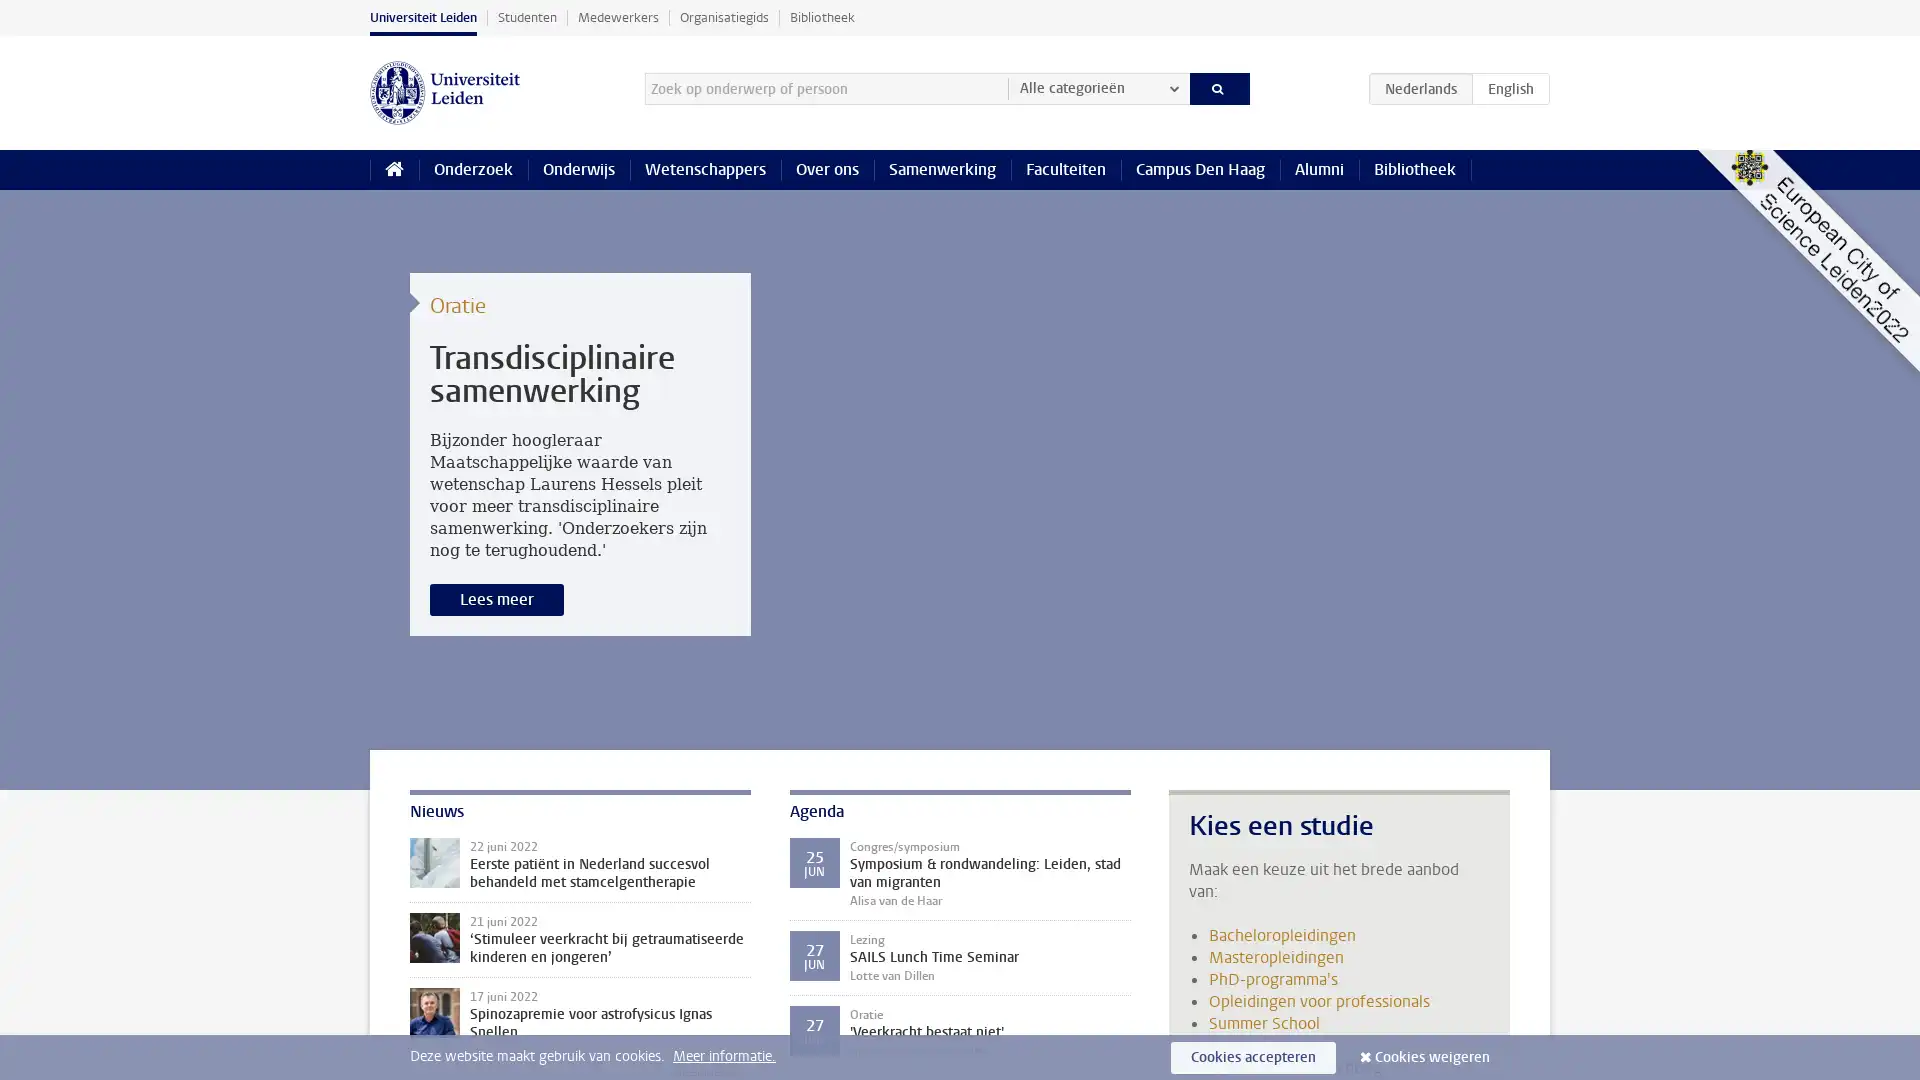 This screenshot has width=1920, height=1080. What do you see at coordinates (1431, 1056) in the screenshot?
I see `Cookies weigeren` at bounding box center [1431, 1056].